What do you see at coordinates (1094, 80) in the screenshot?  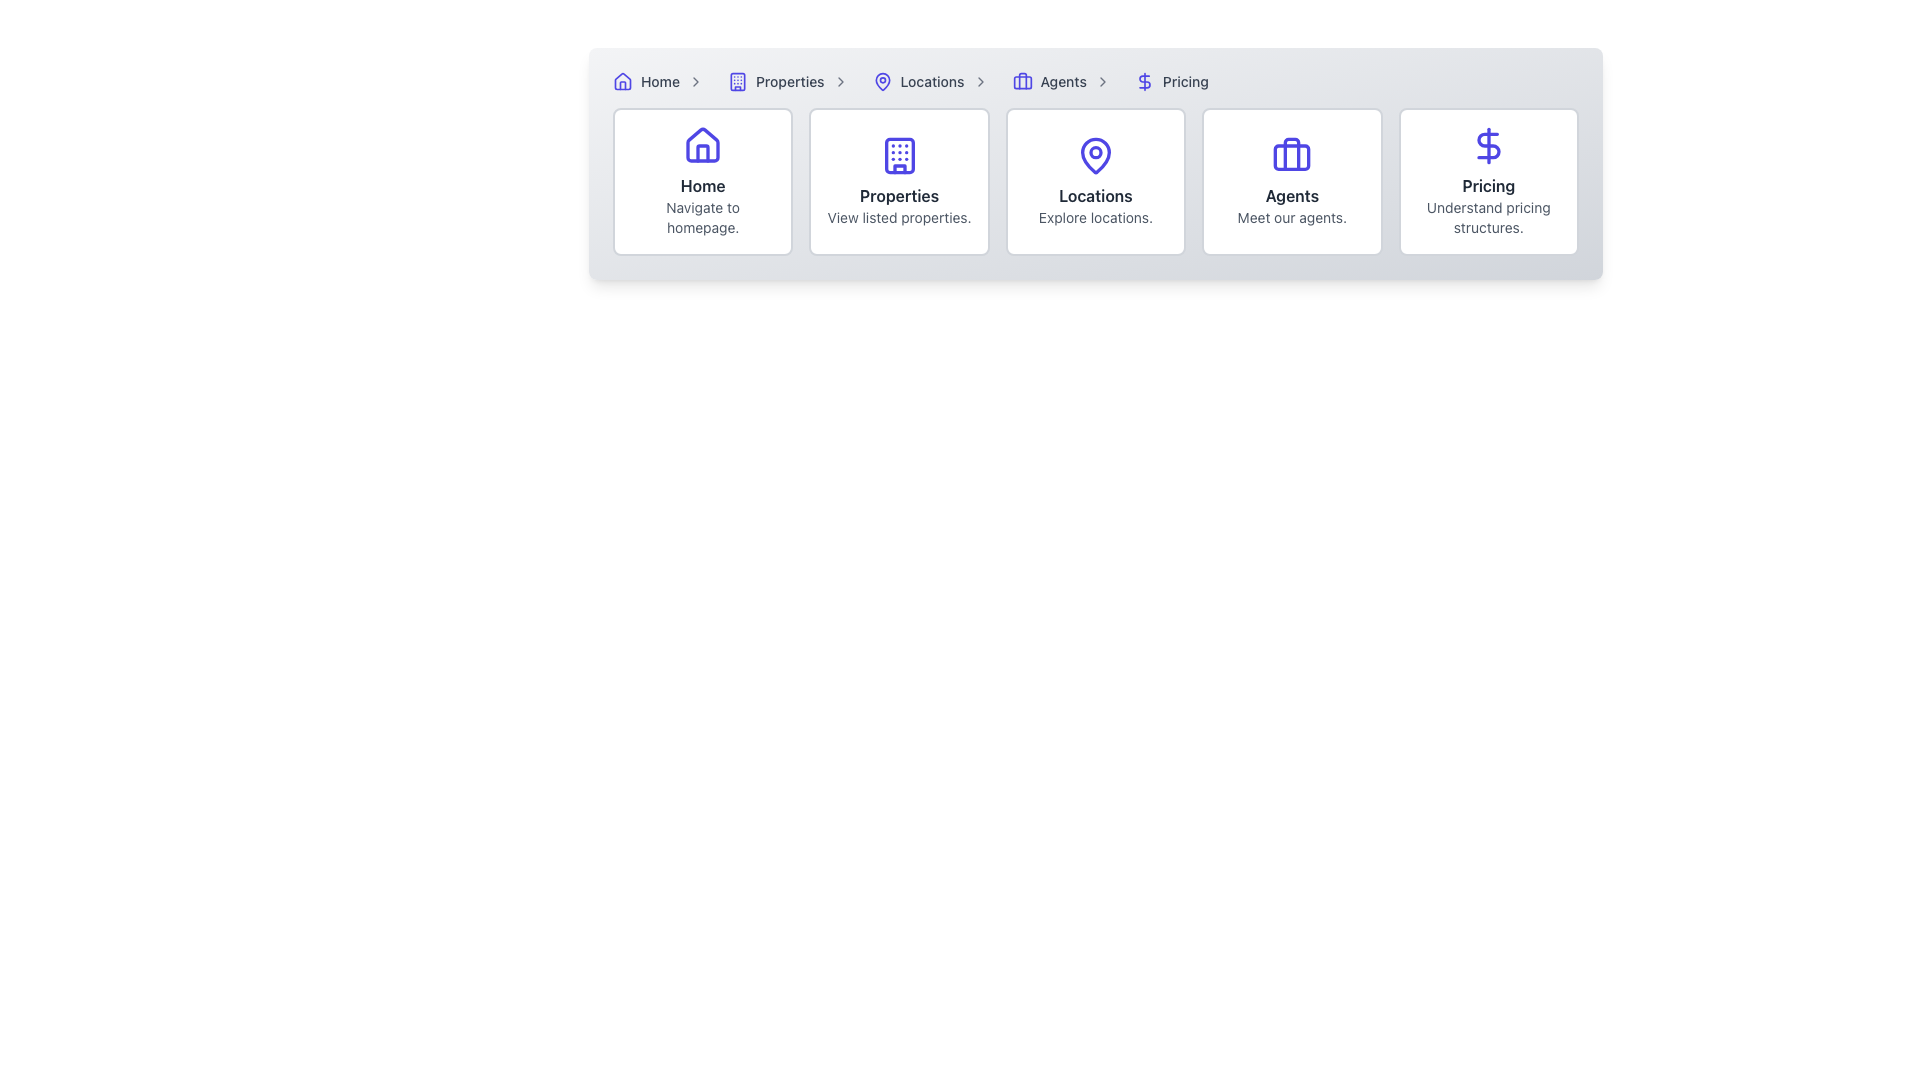 I see `a breadcrumb segment in the navigation bar located at the upper section of the interface` at bounding box center [1094, 80].